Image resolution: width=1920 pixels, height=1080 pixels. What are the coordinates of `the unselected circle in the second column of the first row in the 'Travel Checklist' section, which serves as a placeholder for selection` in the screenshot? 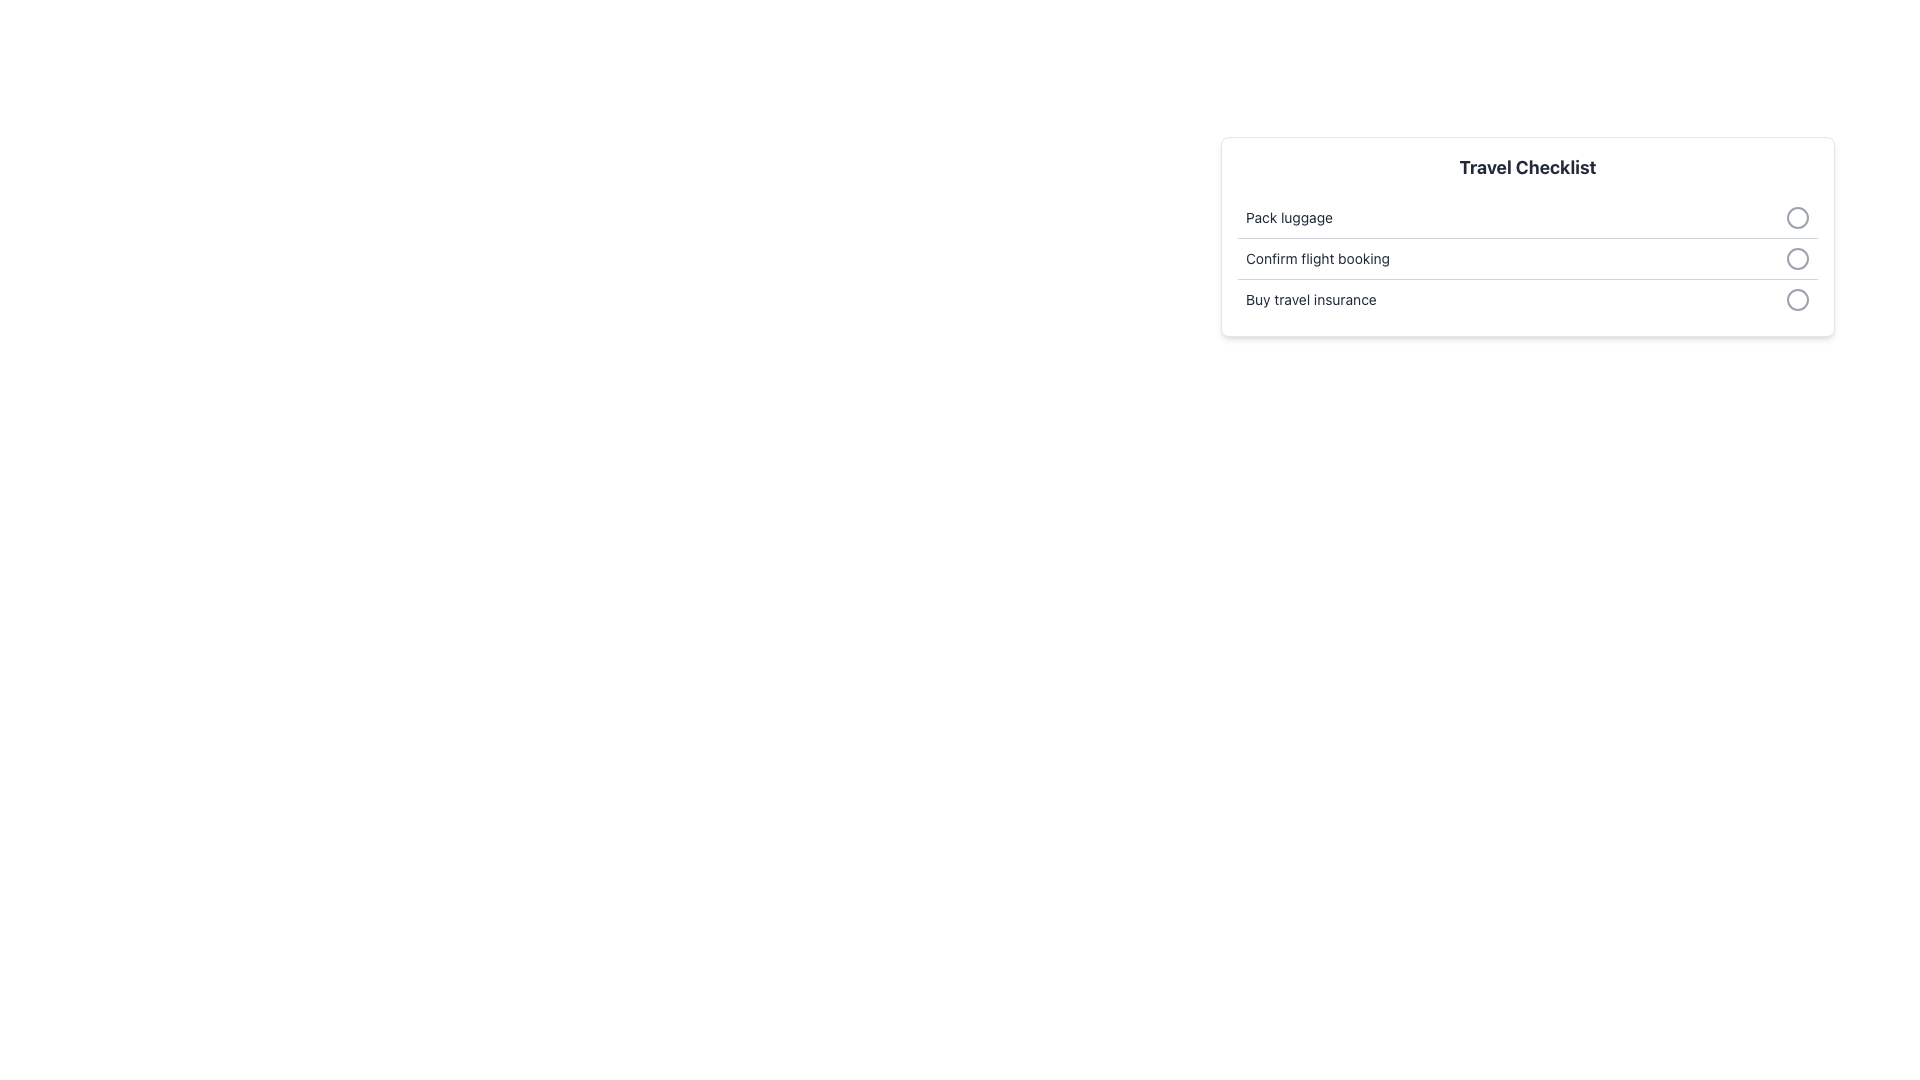 It's located at (1798, 218).